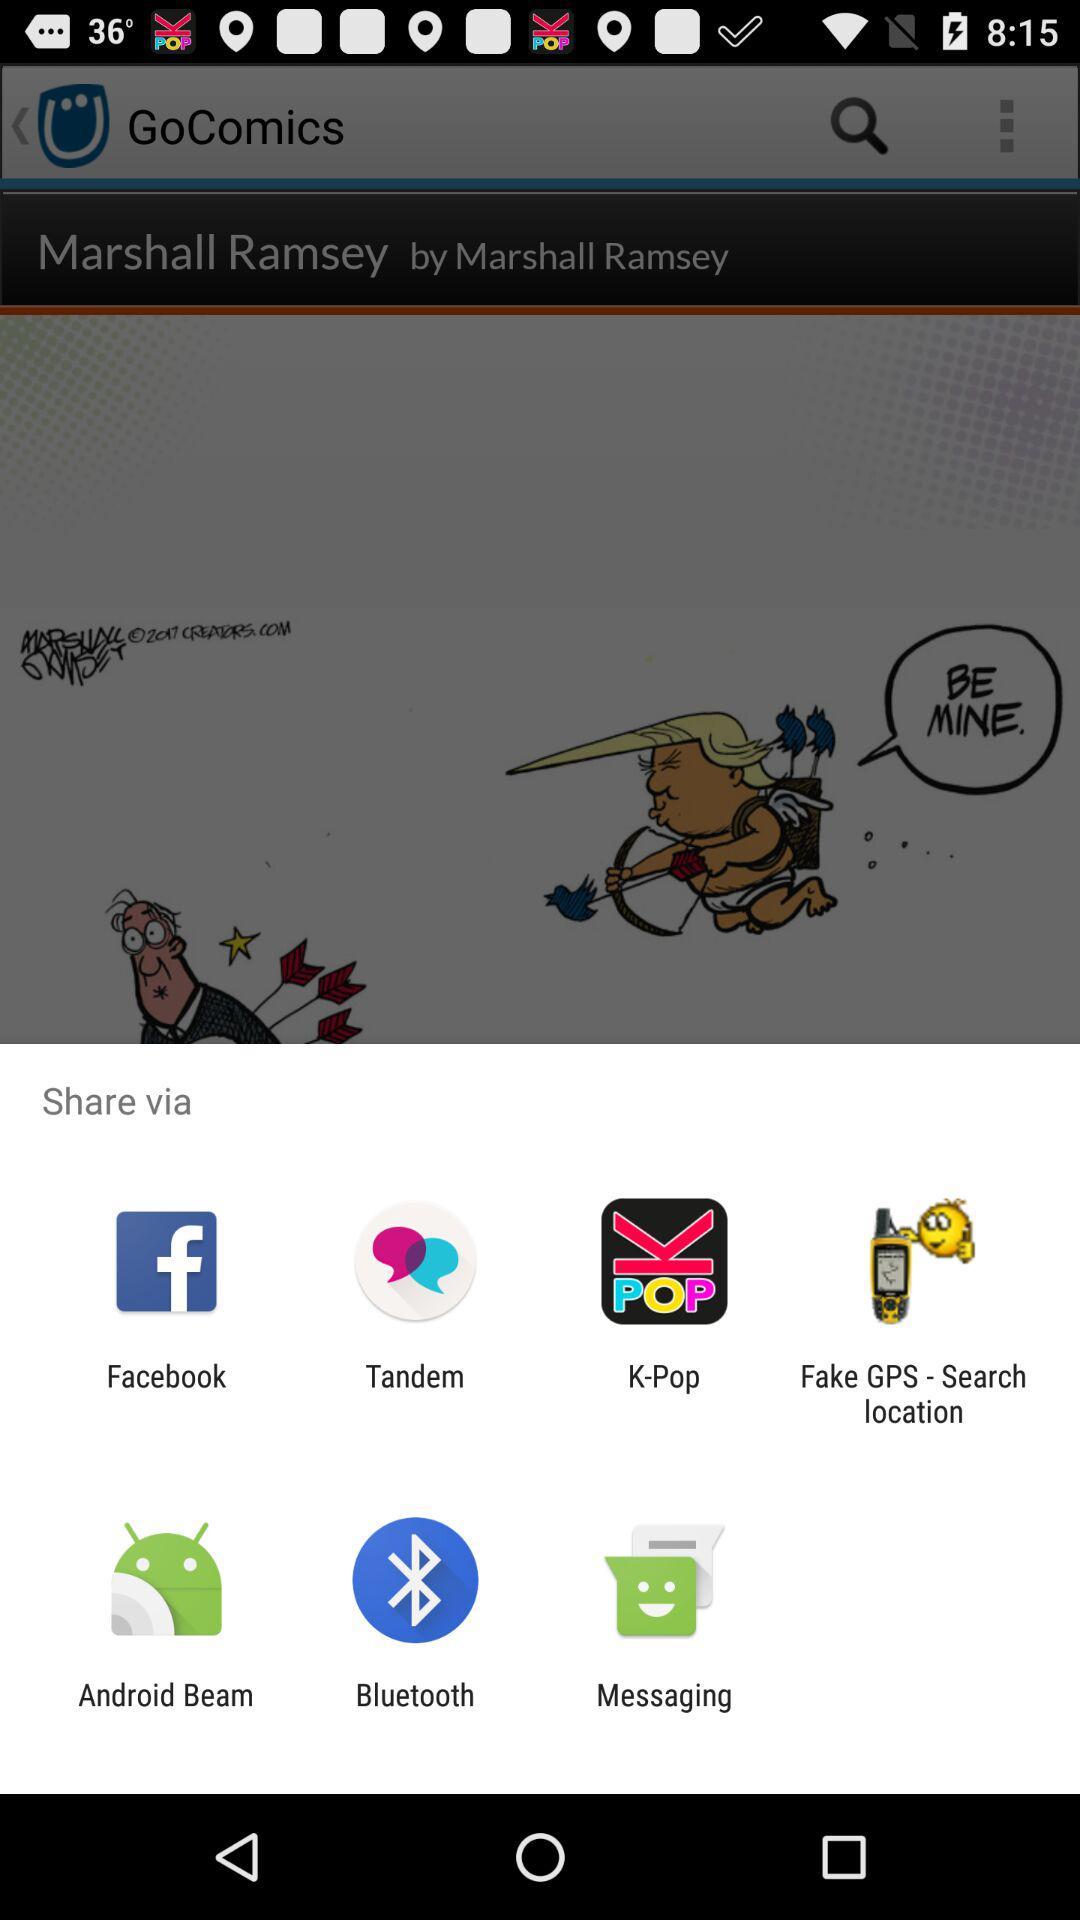 The image size is (1080, 1920). I want to click on icon to the left of the messaging item, so click(414, 1711).